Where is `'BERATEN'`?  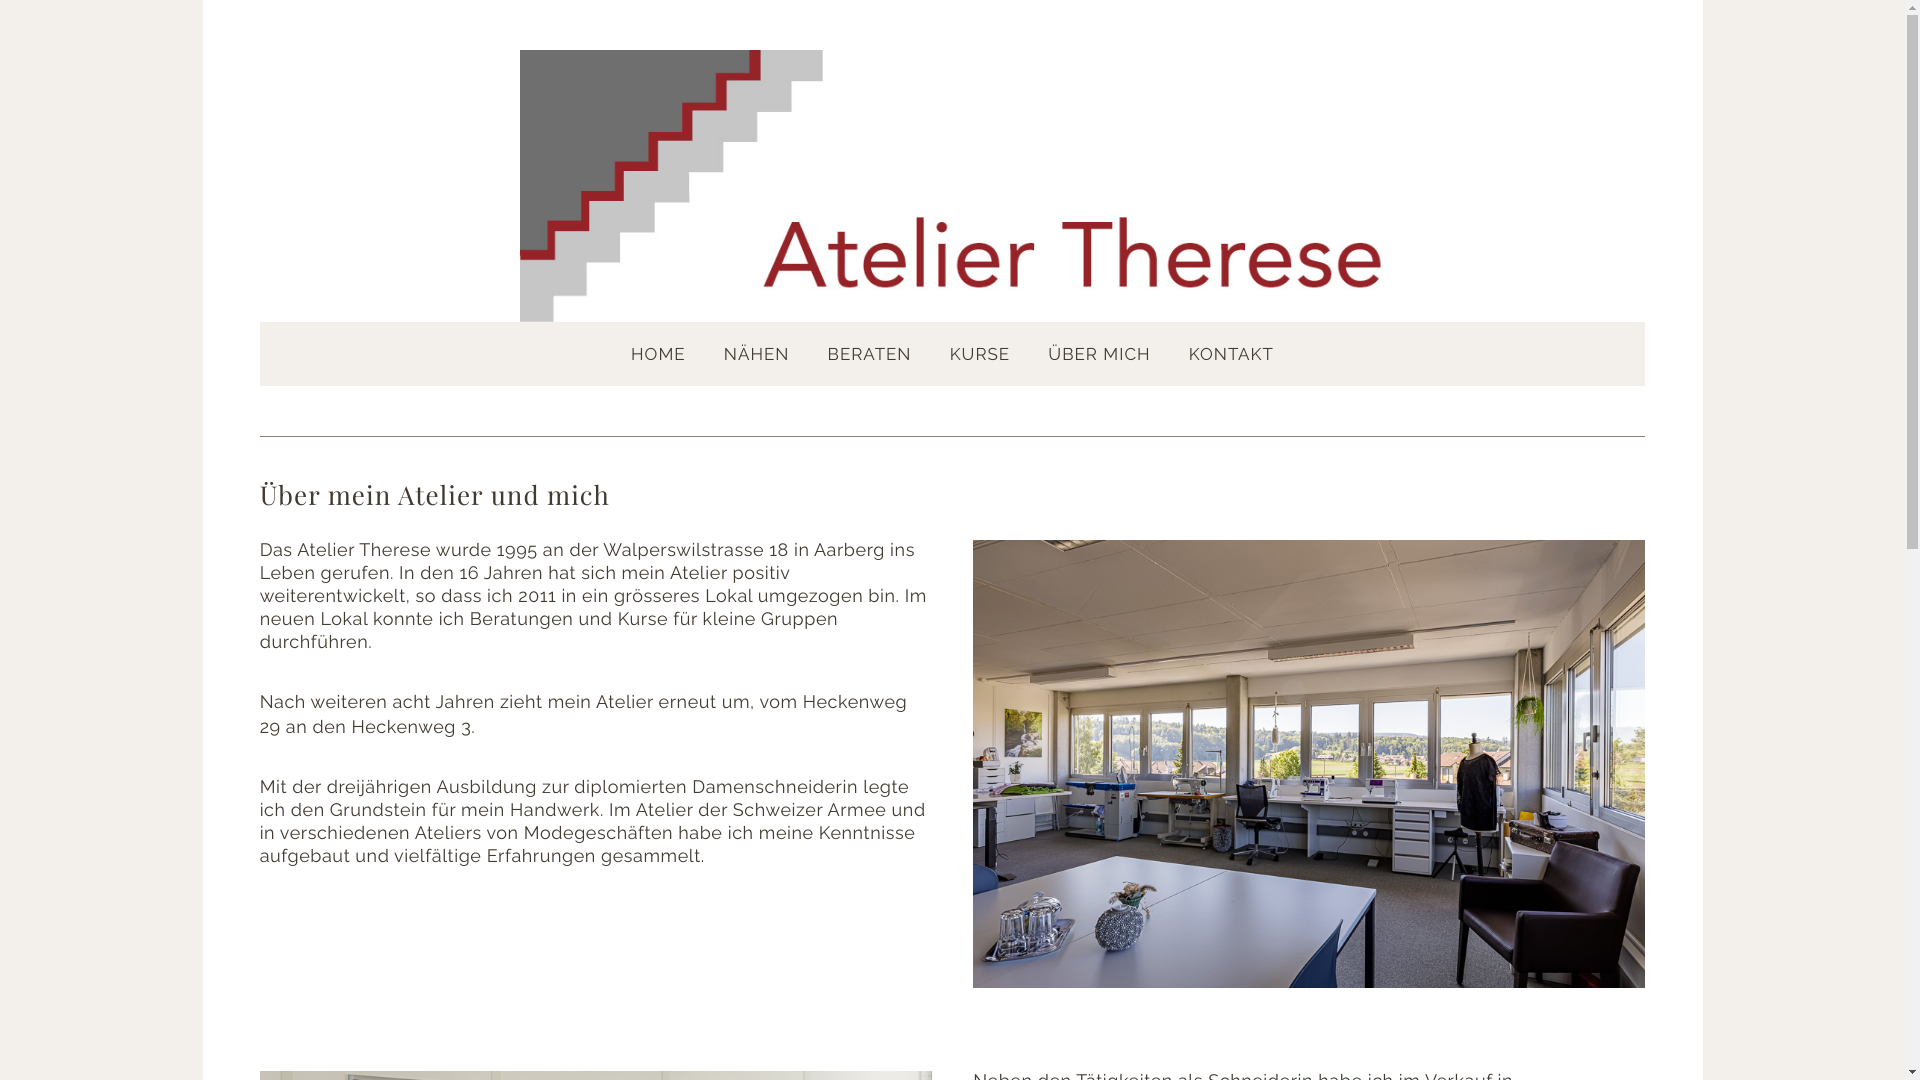
'BERATEN' is located at coordinates (869, 353).